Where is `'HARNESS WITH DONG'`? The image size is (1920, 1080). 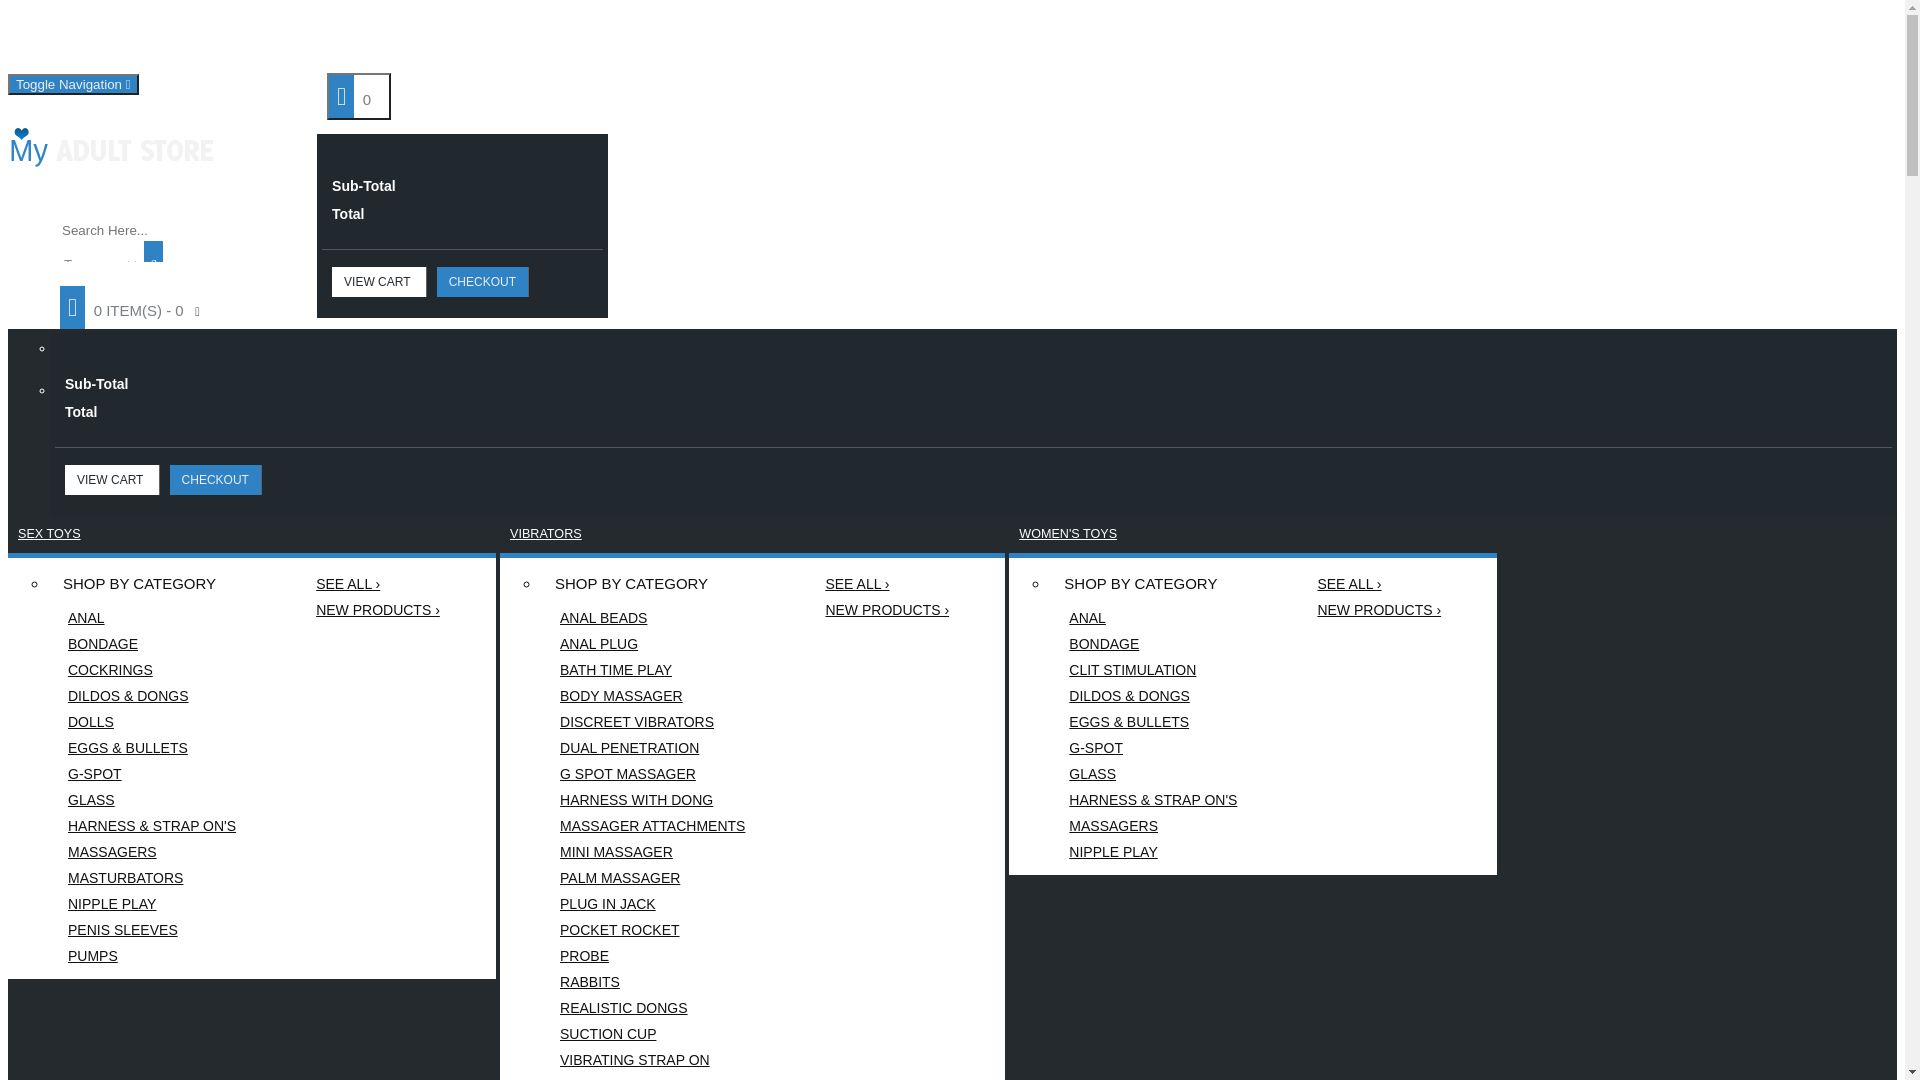
'HARNESS WITH DONG' is located at coordinates (652, 798).